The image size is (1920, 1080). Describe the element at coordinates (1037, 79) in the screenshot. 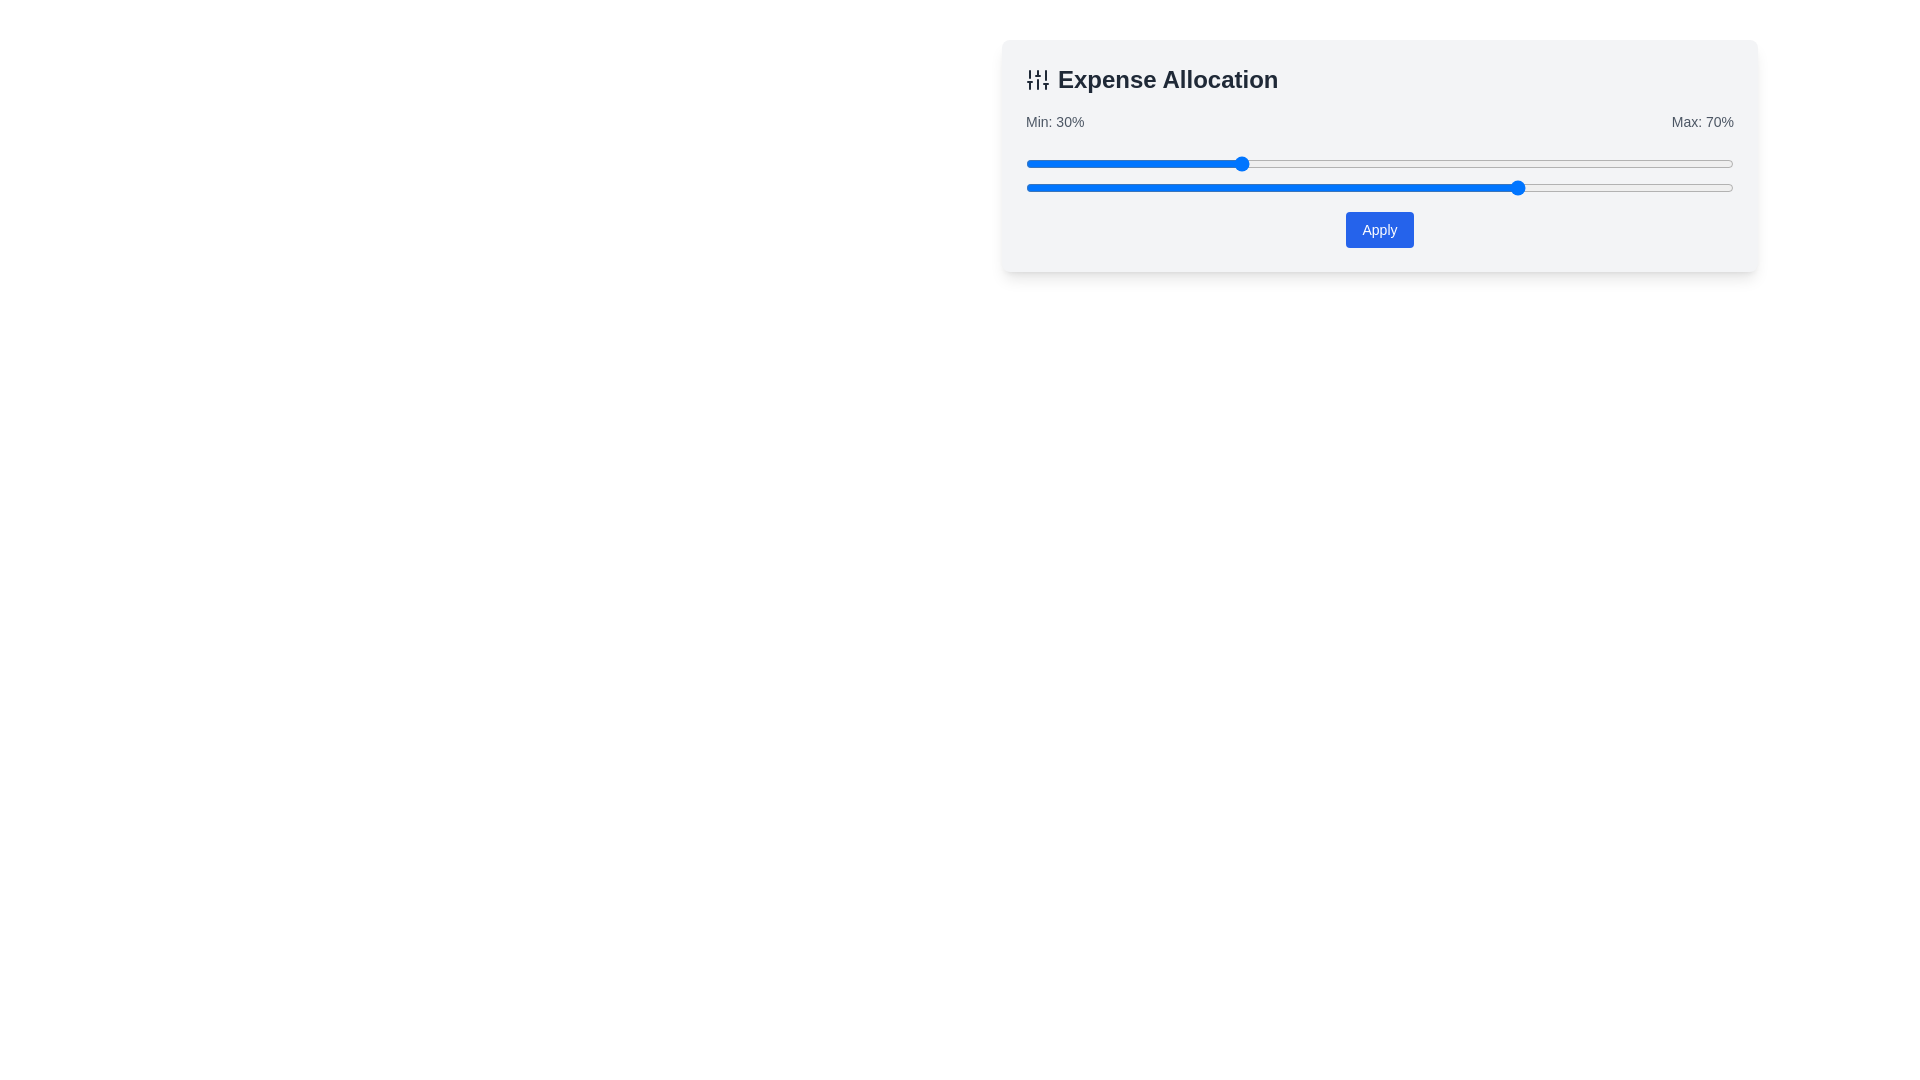

I see `the customization/settings icon located at the top-left corner of the card, adjacent to the title 'Expense Allocation.'` at that location.